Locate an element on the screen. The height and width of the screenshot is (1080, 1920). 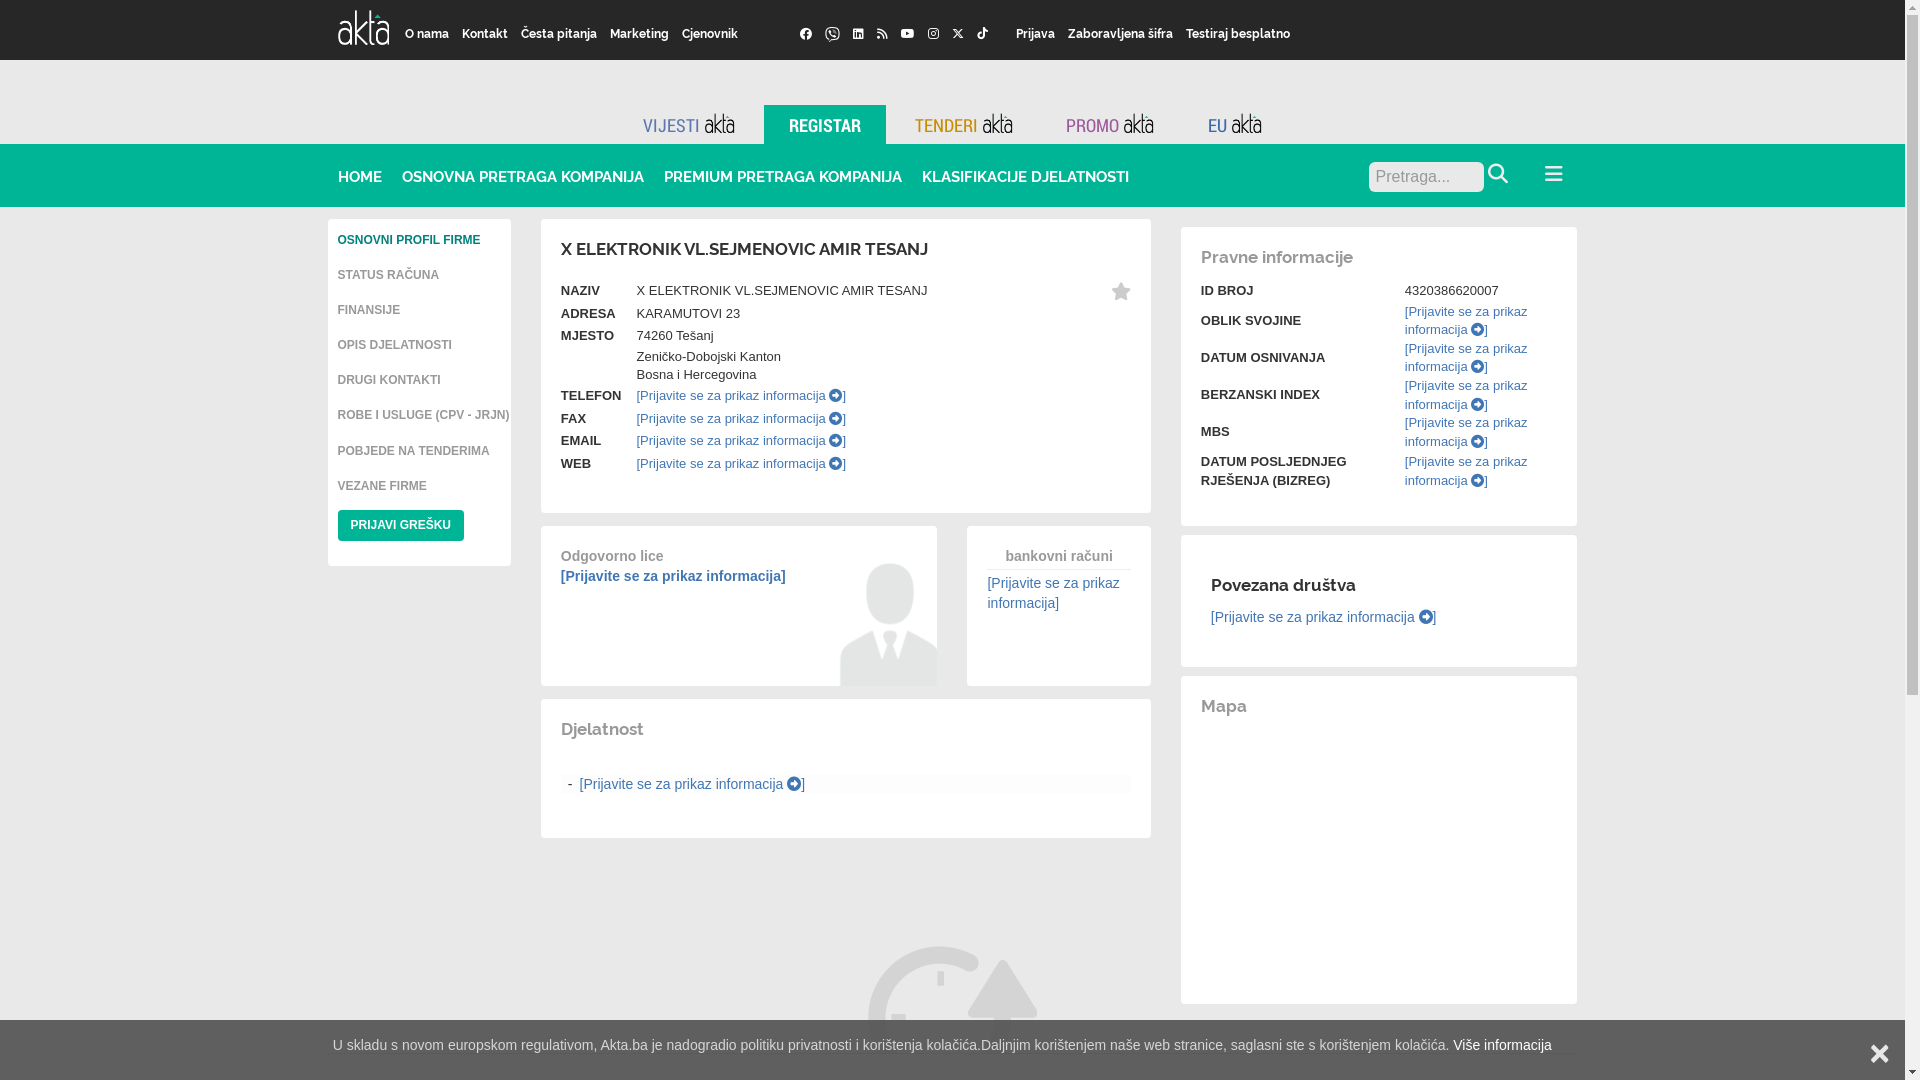
'TENDERI' is located at coordinates (964, 124).